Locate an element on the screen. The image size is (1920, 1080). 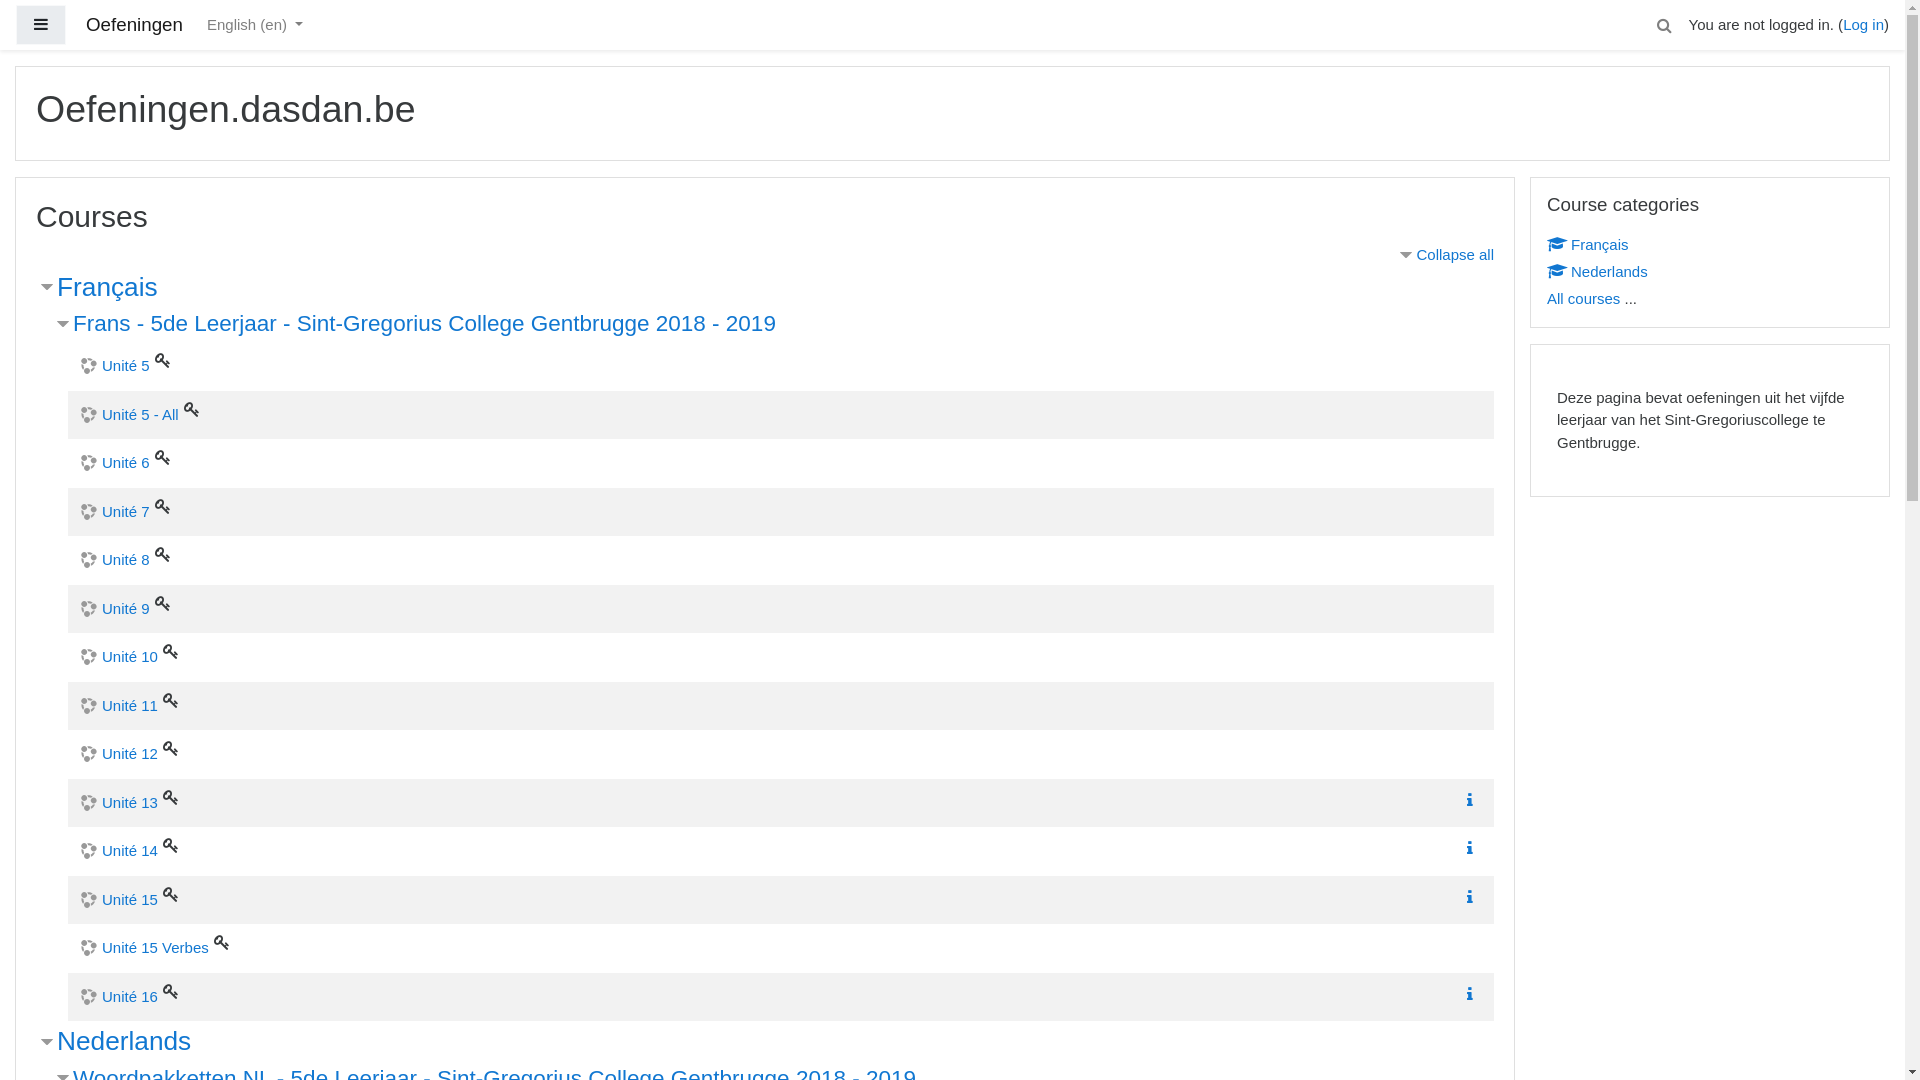
'Course' is located at coordinates (1545, 242).